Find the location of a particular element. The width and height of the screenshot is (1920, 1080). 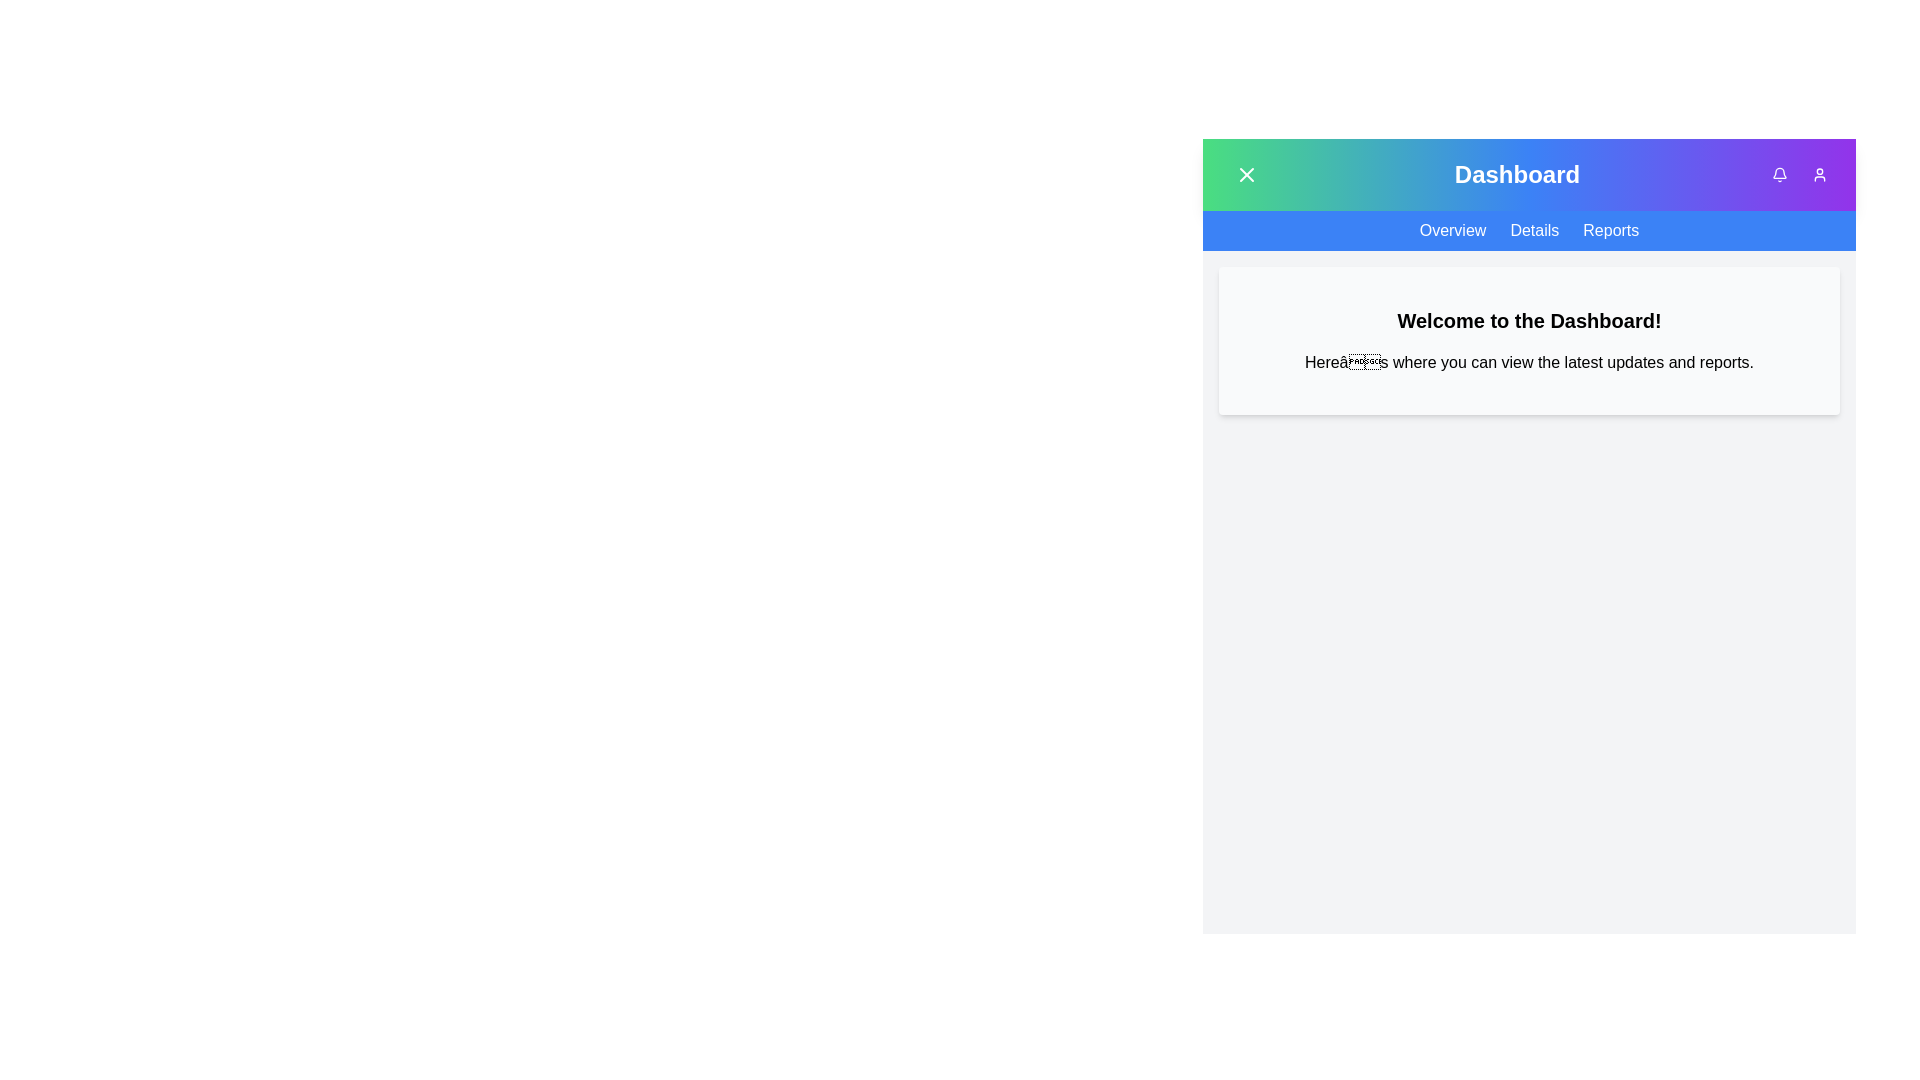

notification bell icon to view notifications is located at coordinates (1780, 173).